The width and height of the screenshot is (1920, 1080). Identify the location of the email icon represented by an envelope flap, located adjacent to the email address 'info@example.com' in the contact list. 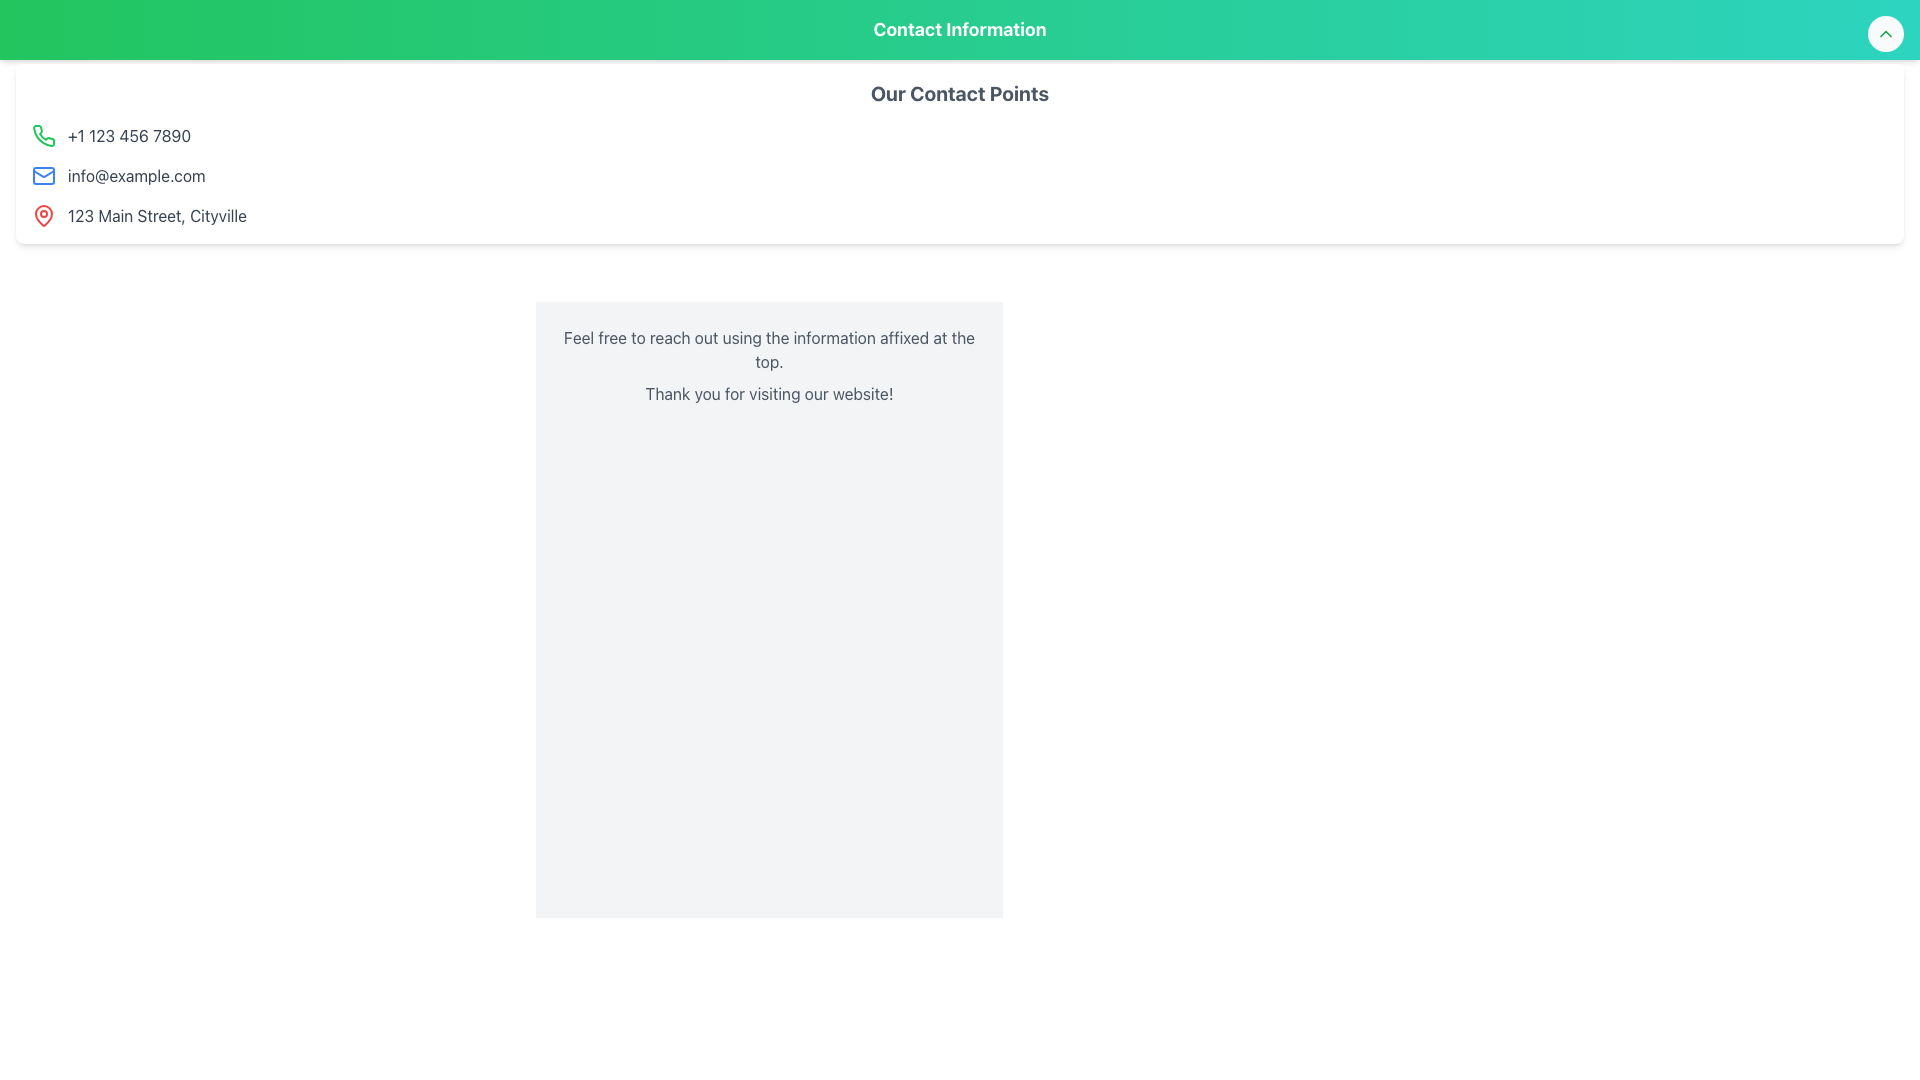
(43, 172).